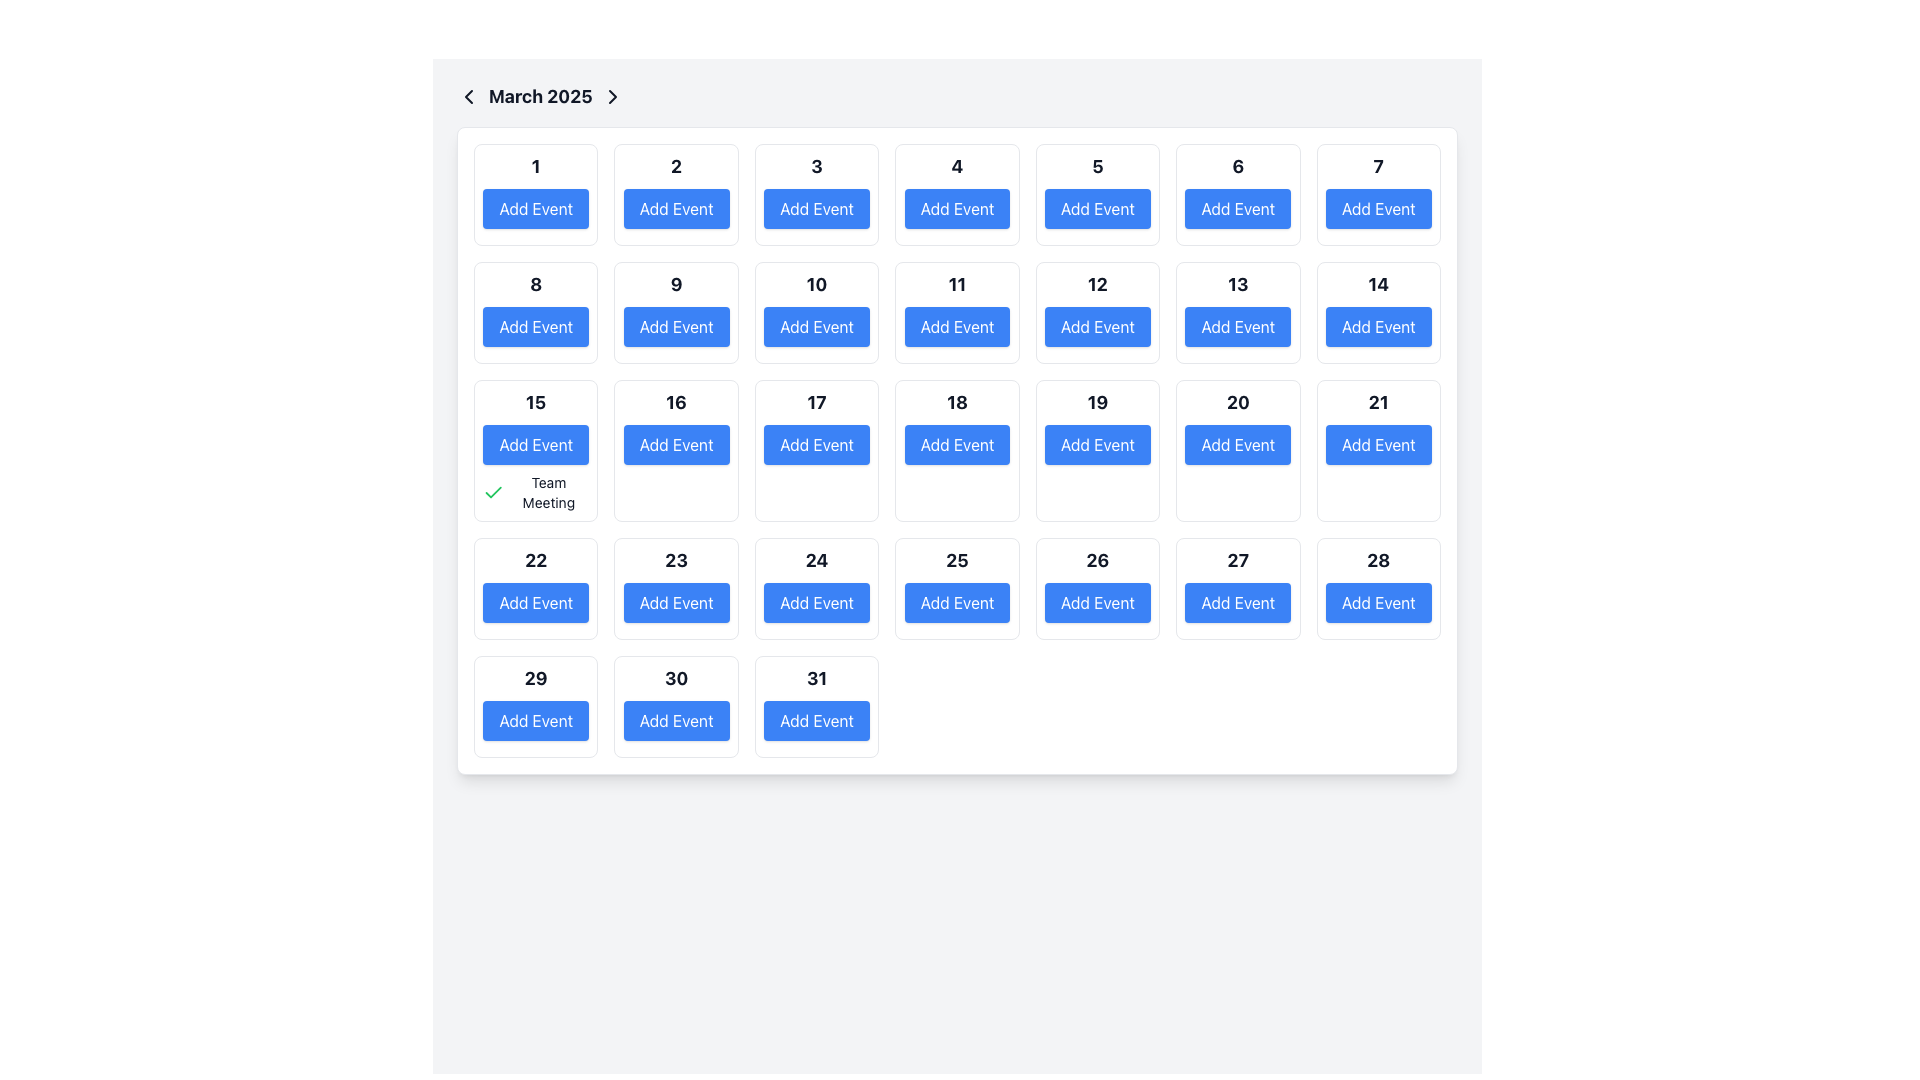 The image size is (1920, 1080). I want to click on the button located in the calendar grid cell labeled '11' to initiate adding an event, so click(956, 326).